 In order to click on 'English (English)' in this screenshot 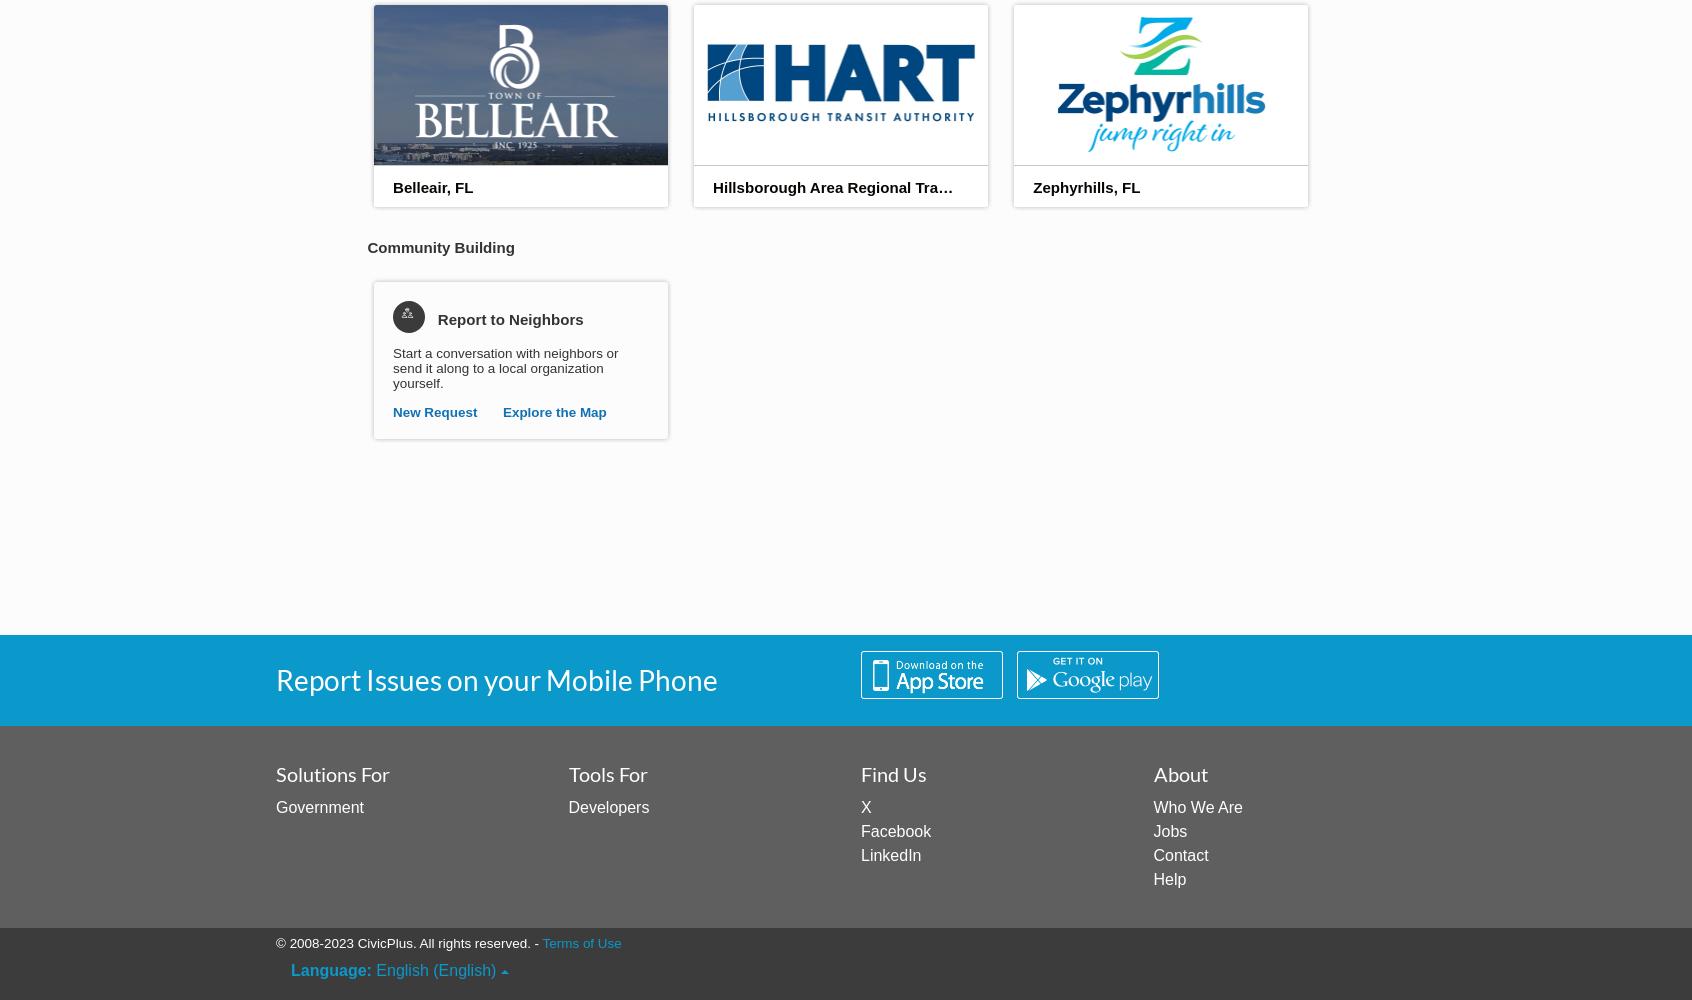, I will do `click(434, 969)`.